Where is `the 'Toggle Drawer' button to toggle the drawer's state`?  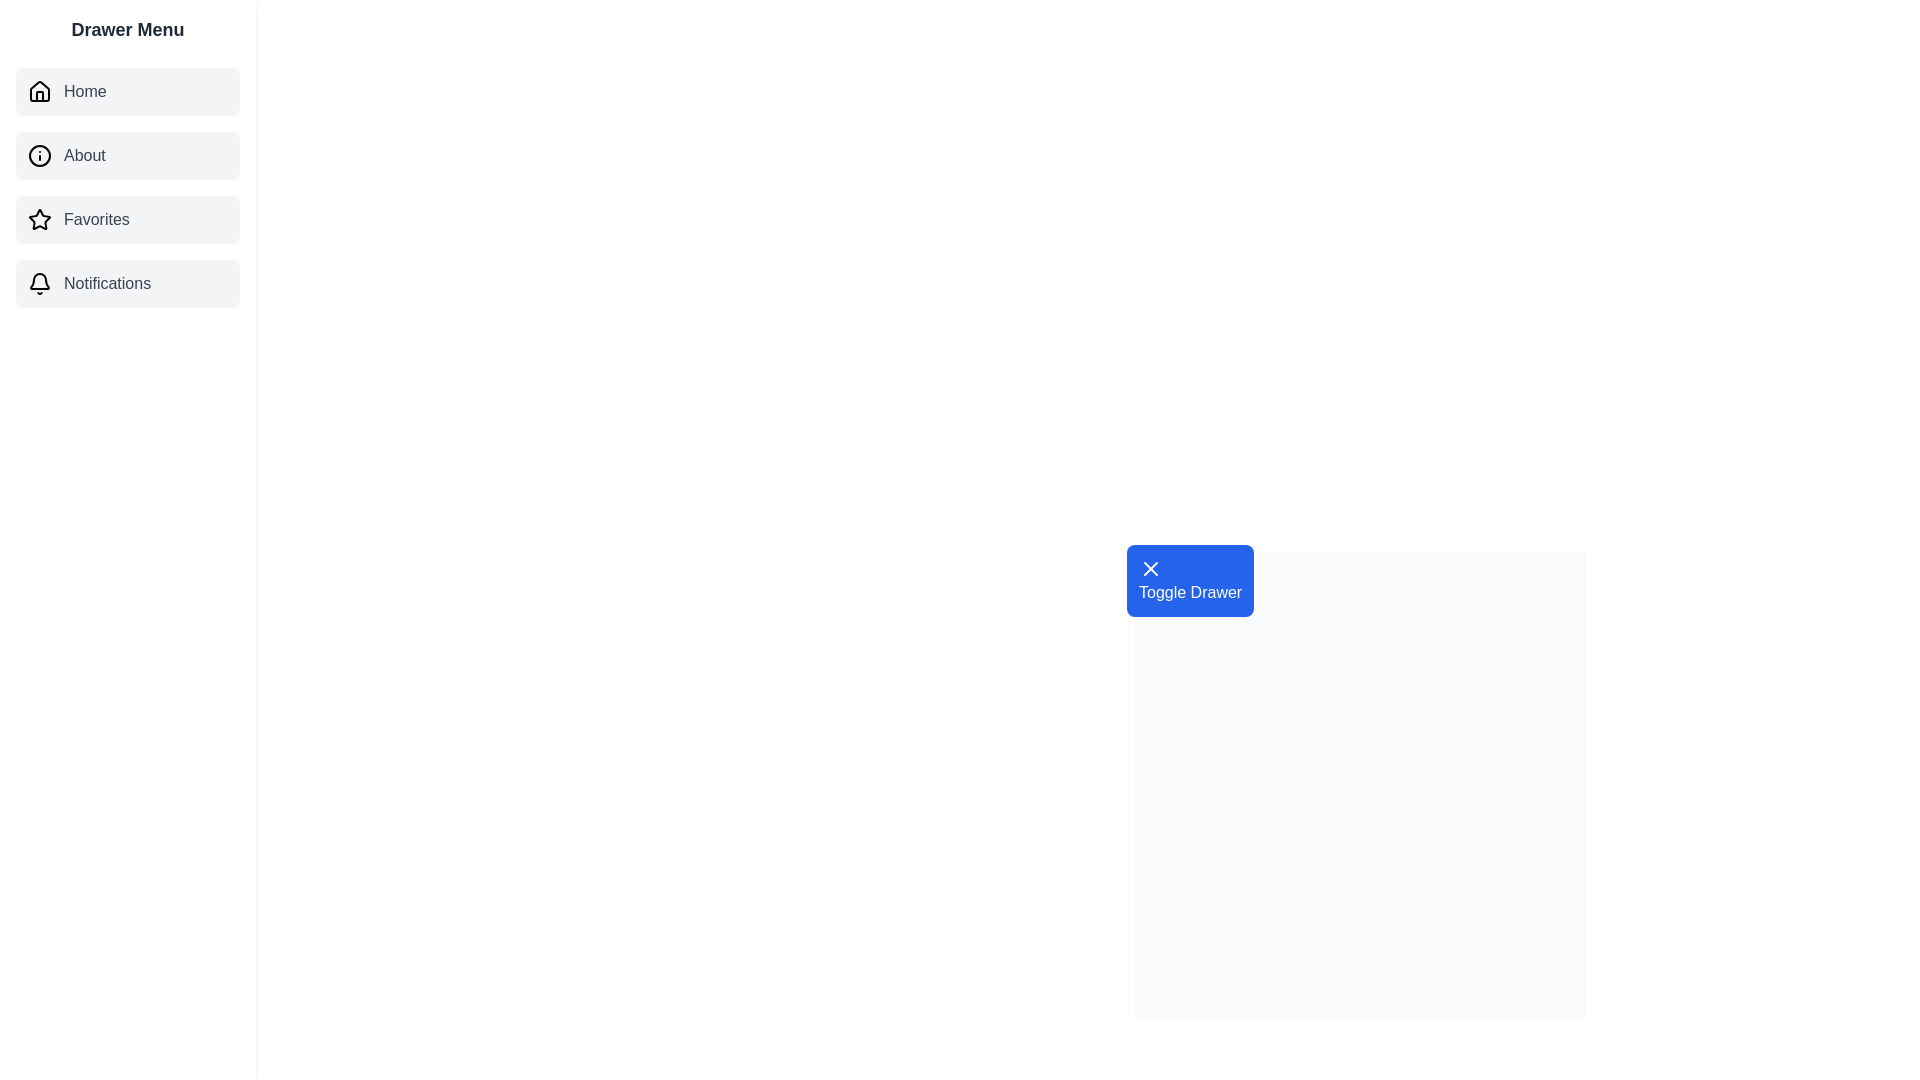 the 'Toggle Drawer' button to toggle the drawer's state is located at coordinates (1190, 581).